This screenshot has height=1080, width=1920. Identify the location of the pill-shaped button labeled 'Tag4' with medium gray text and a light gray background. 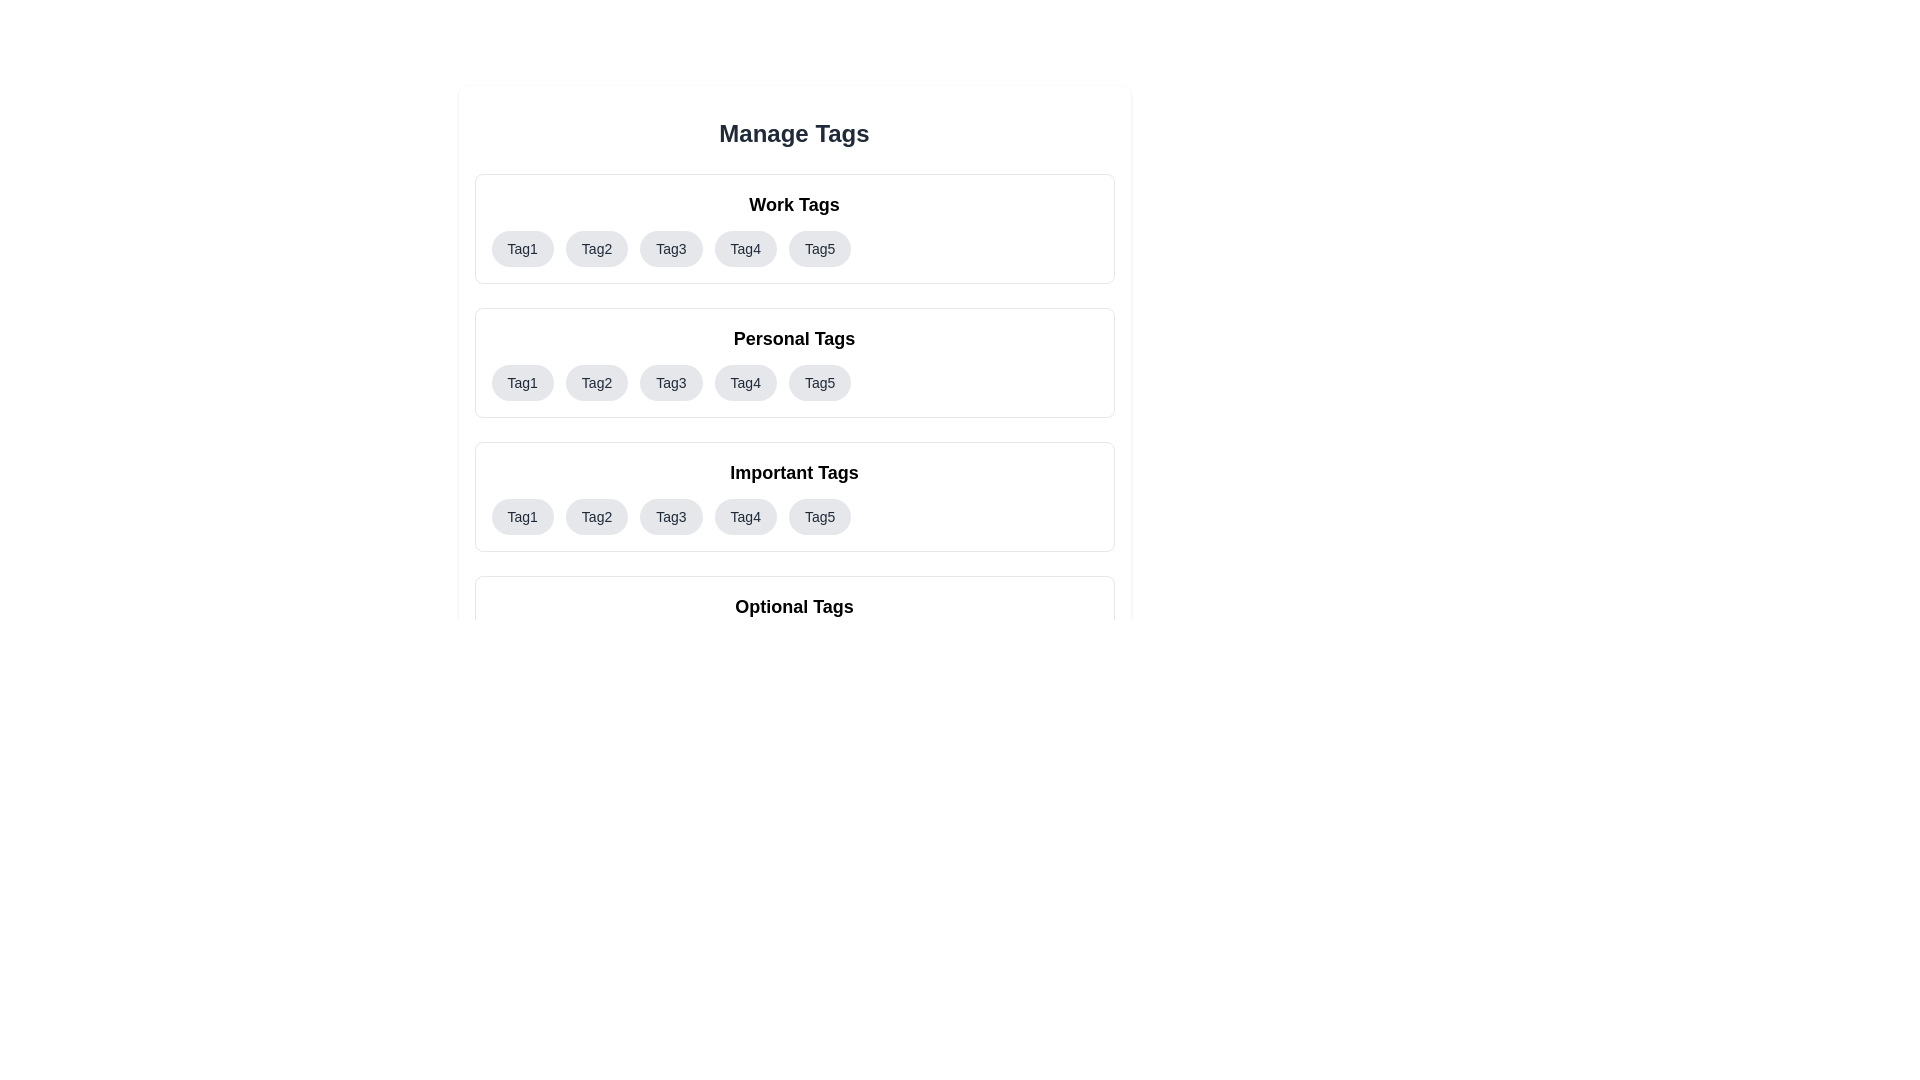
(744, 382).